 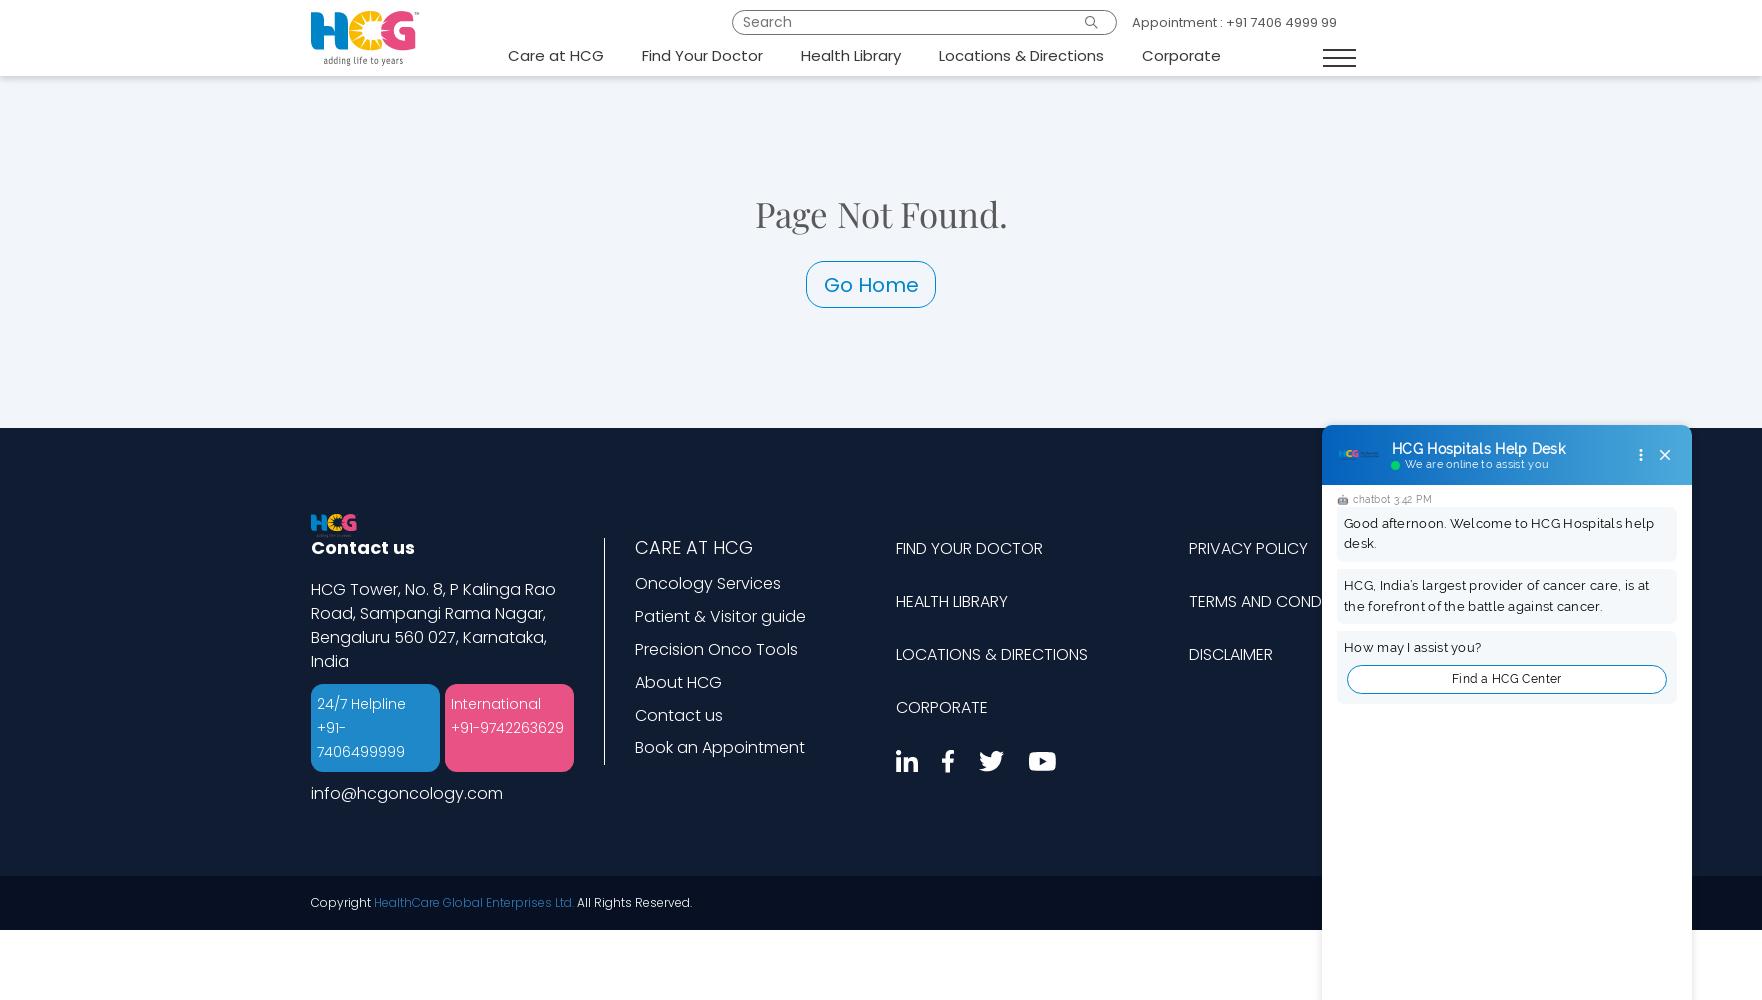 What do you see at coordinates (718, 746) in the screenshot?
I see `'Book an Appointment'` at bounding box center [718, 746].